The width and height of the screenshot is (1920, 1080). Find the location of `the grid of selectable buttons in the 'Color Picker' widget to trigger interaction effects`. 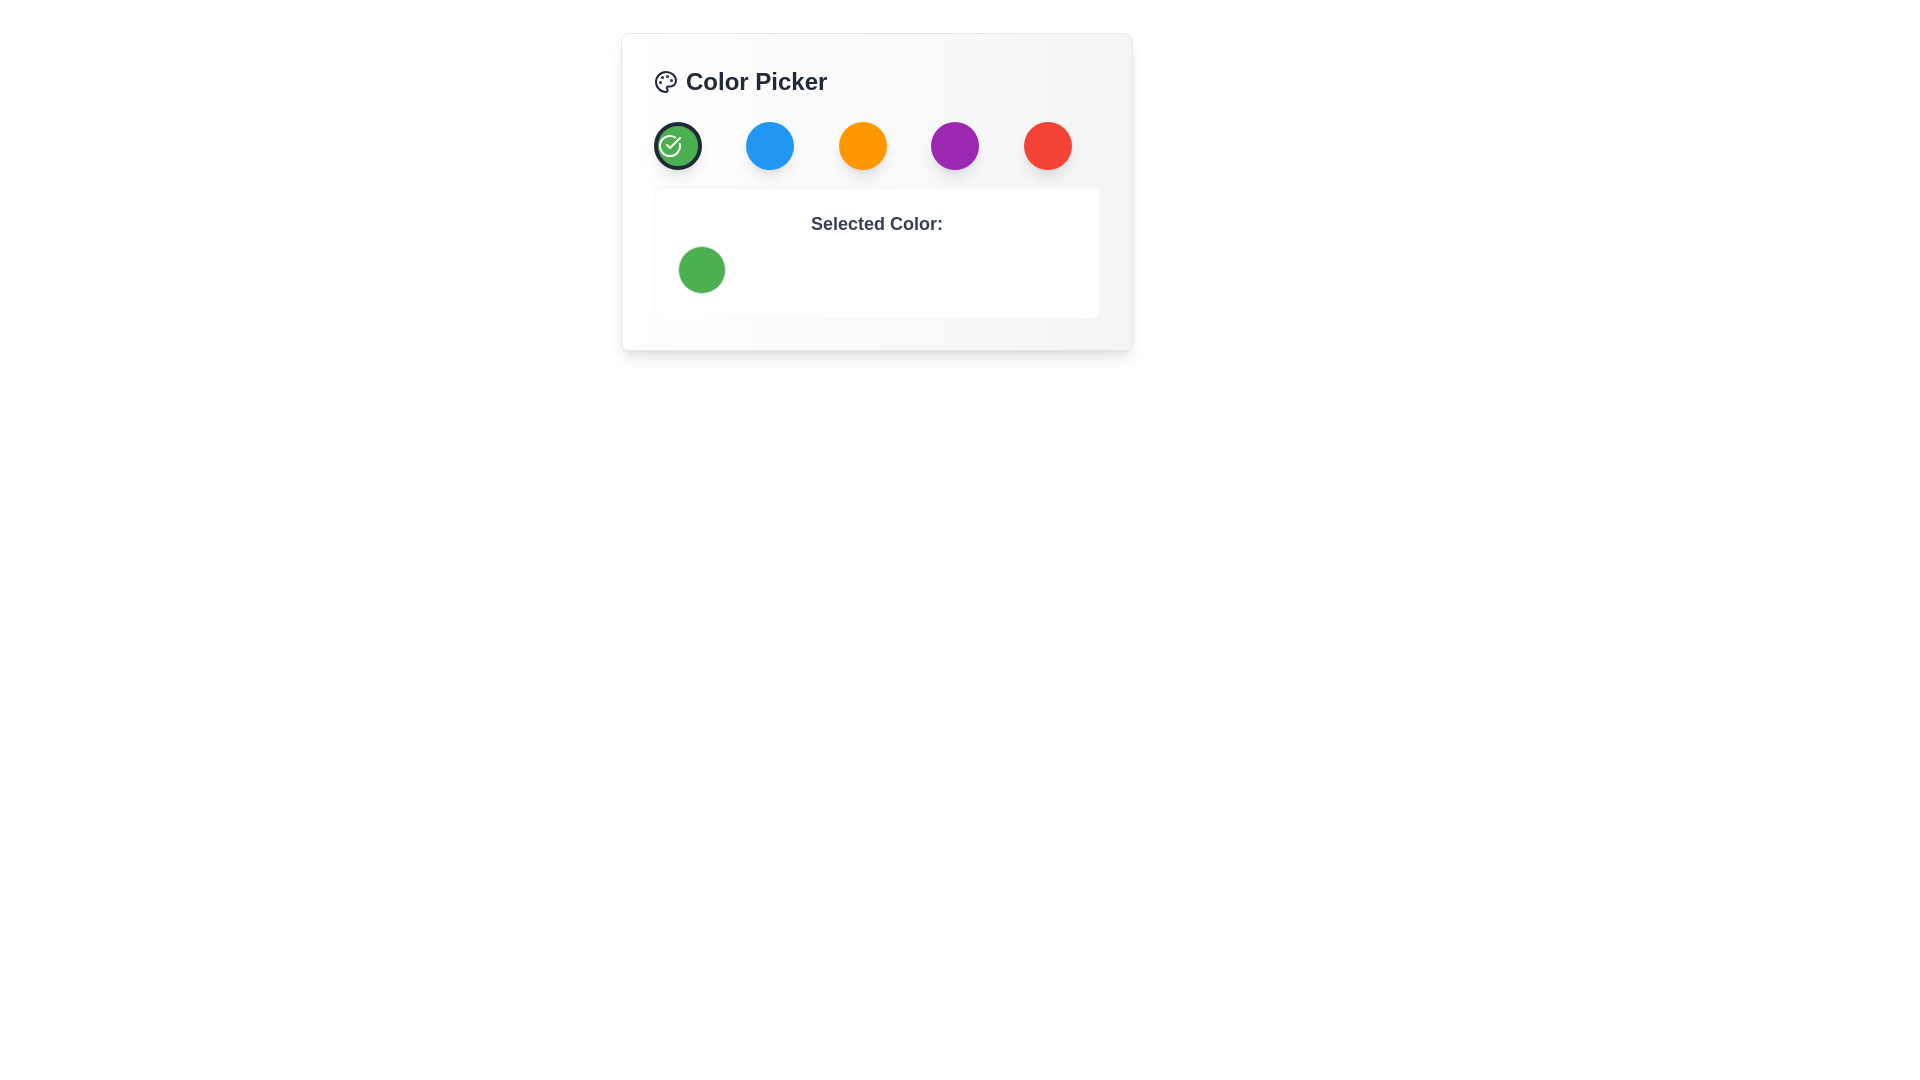

the grid of selectable buttons in the 'Color Picker' widget to trigger interaction effects is located at coordinates (877, 145).